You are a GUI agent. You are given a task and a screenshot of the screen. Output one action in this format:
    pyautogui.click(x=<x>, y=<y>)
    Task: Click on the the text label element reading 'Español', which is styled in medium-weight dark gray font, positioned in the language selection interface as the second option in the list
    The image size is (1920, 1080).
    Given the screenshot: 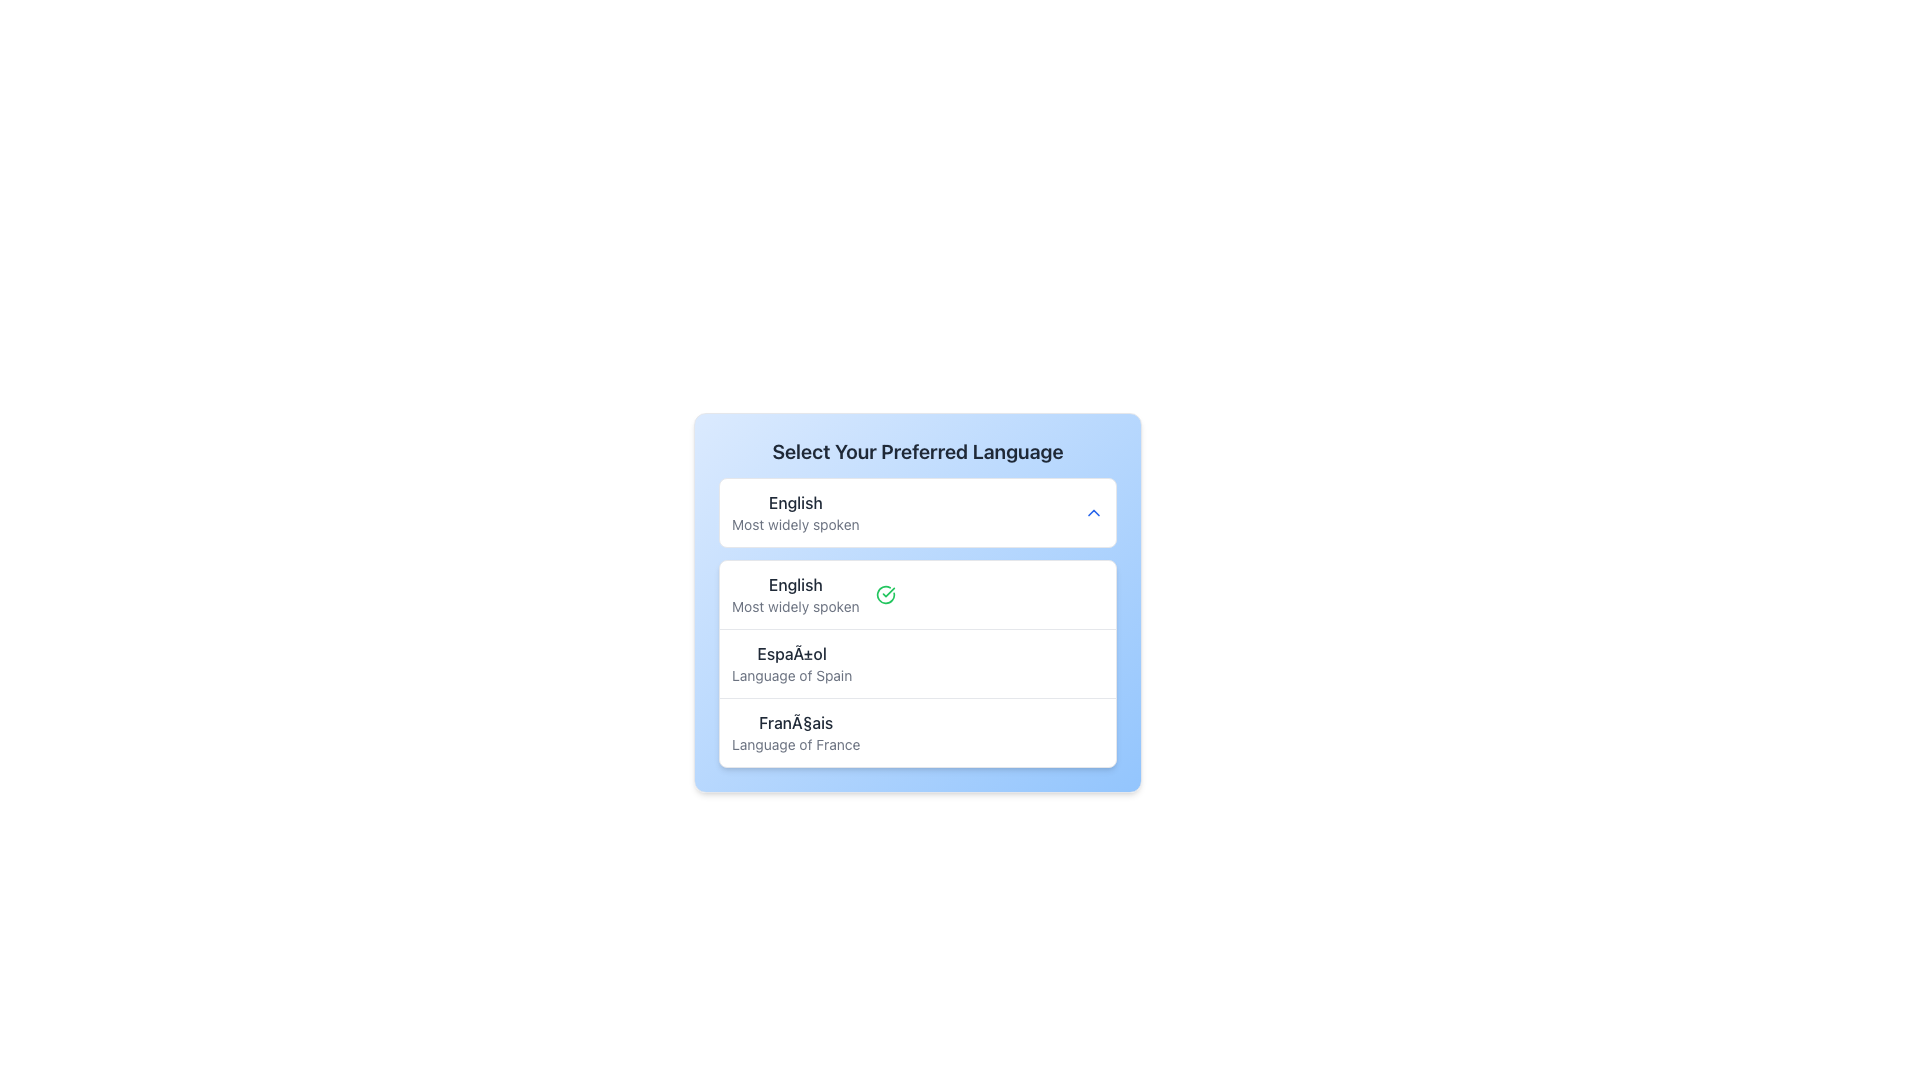 What is the action you would take?
    pyautogui.click(x=791, y=654)
    